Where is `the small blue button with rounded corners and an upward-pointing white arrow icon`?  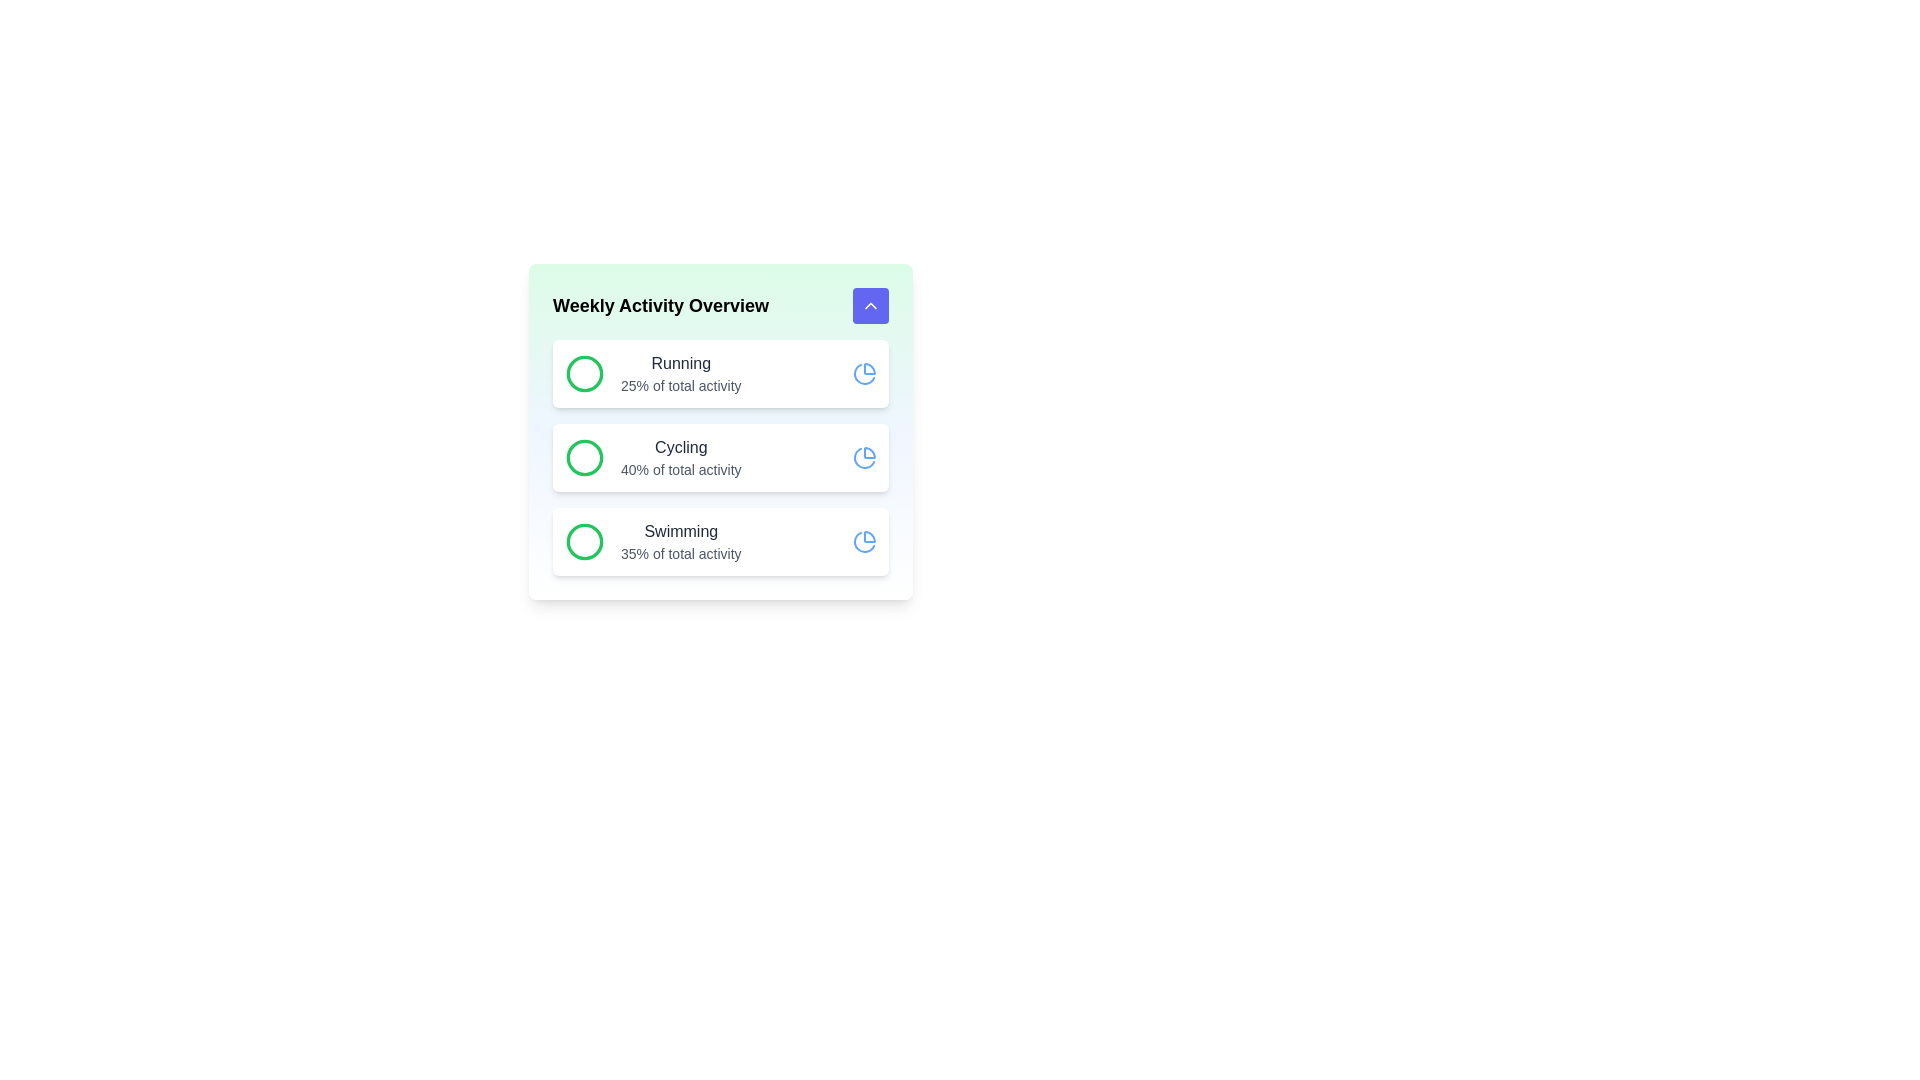 the small blue button with rounded corners and an upward-pointing white arrow icon is located at coordinates (870, 305).